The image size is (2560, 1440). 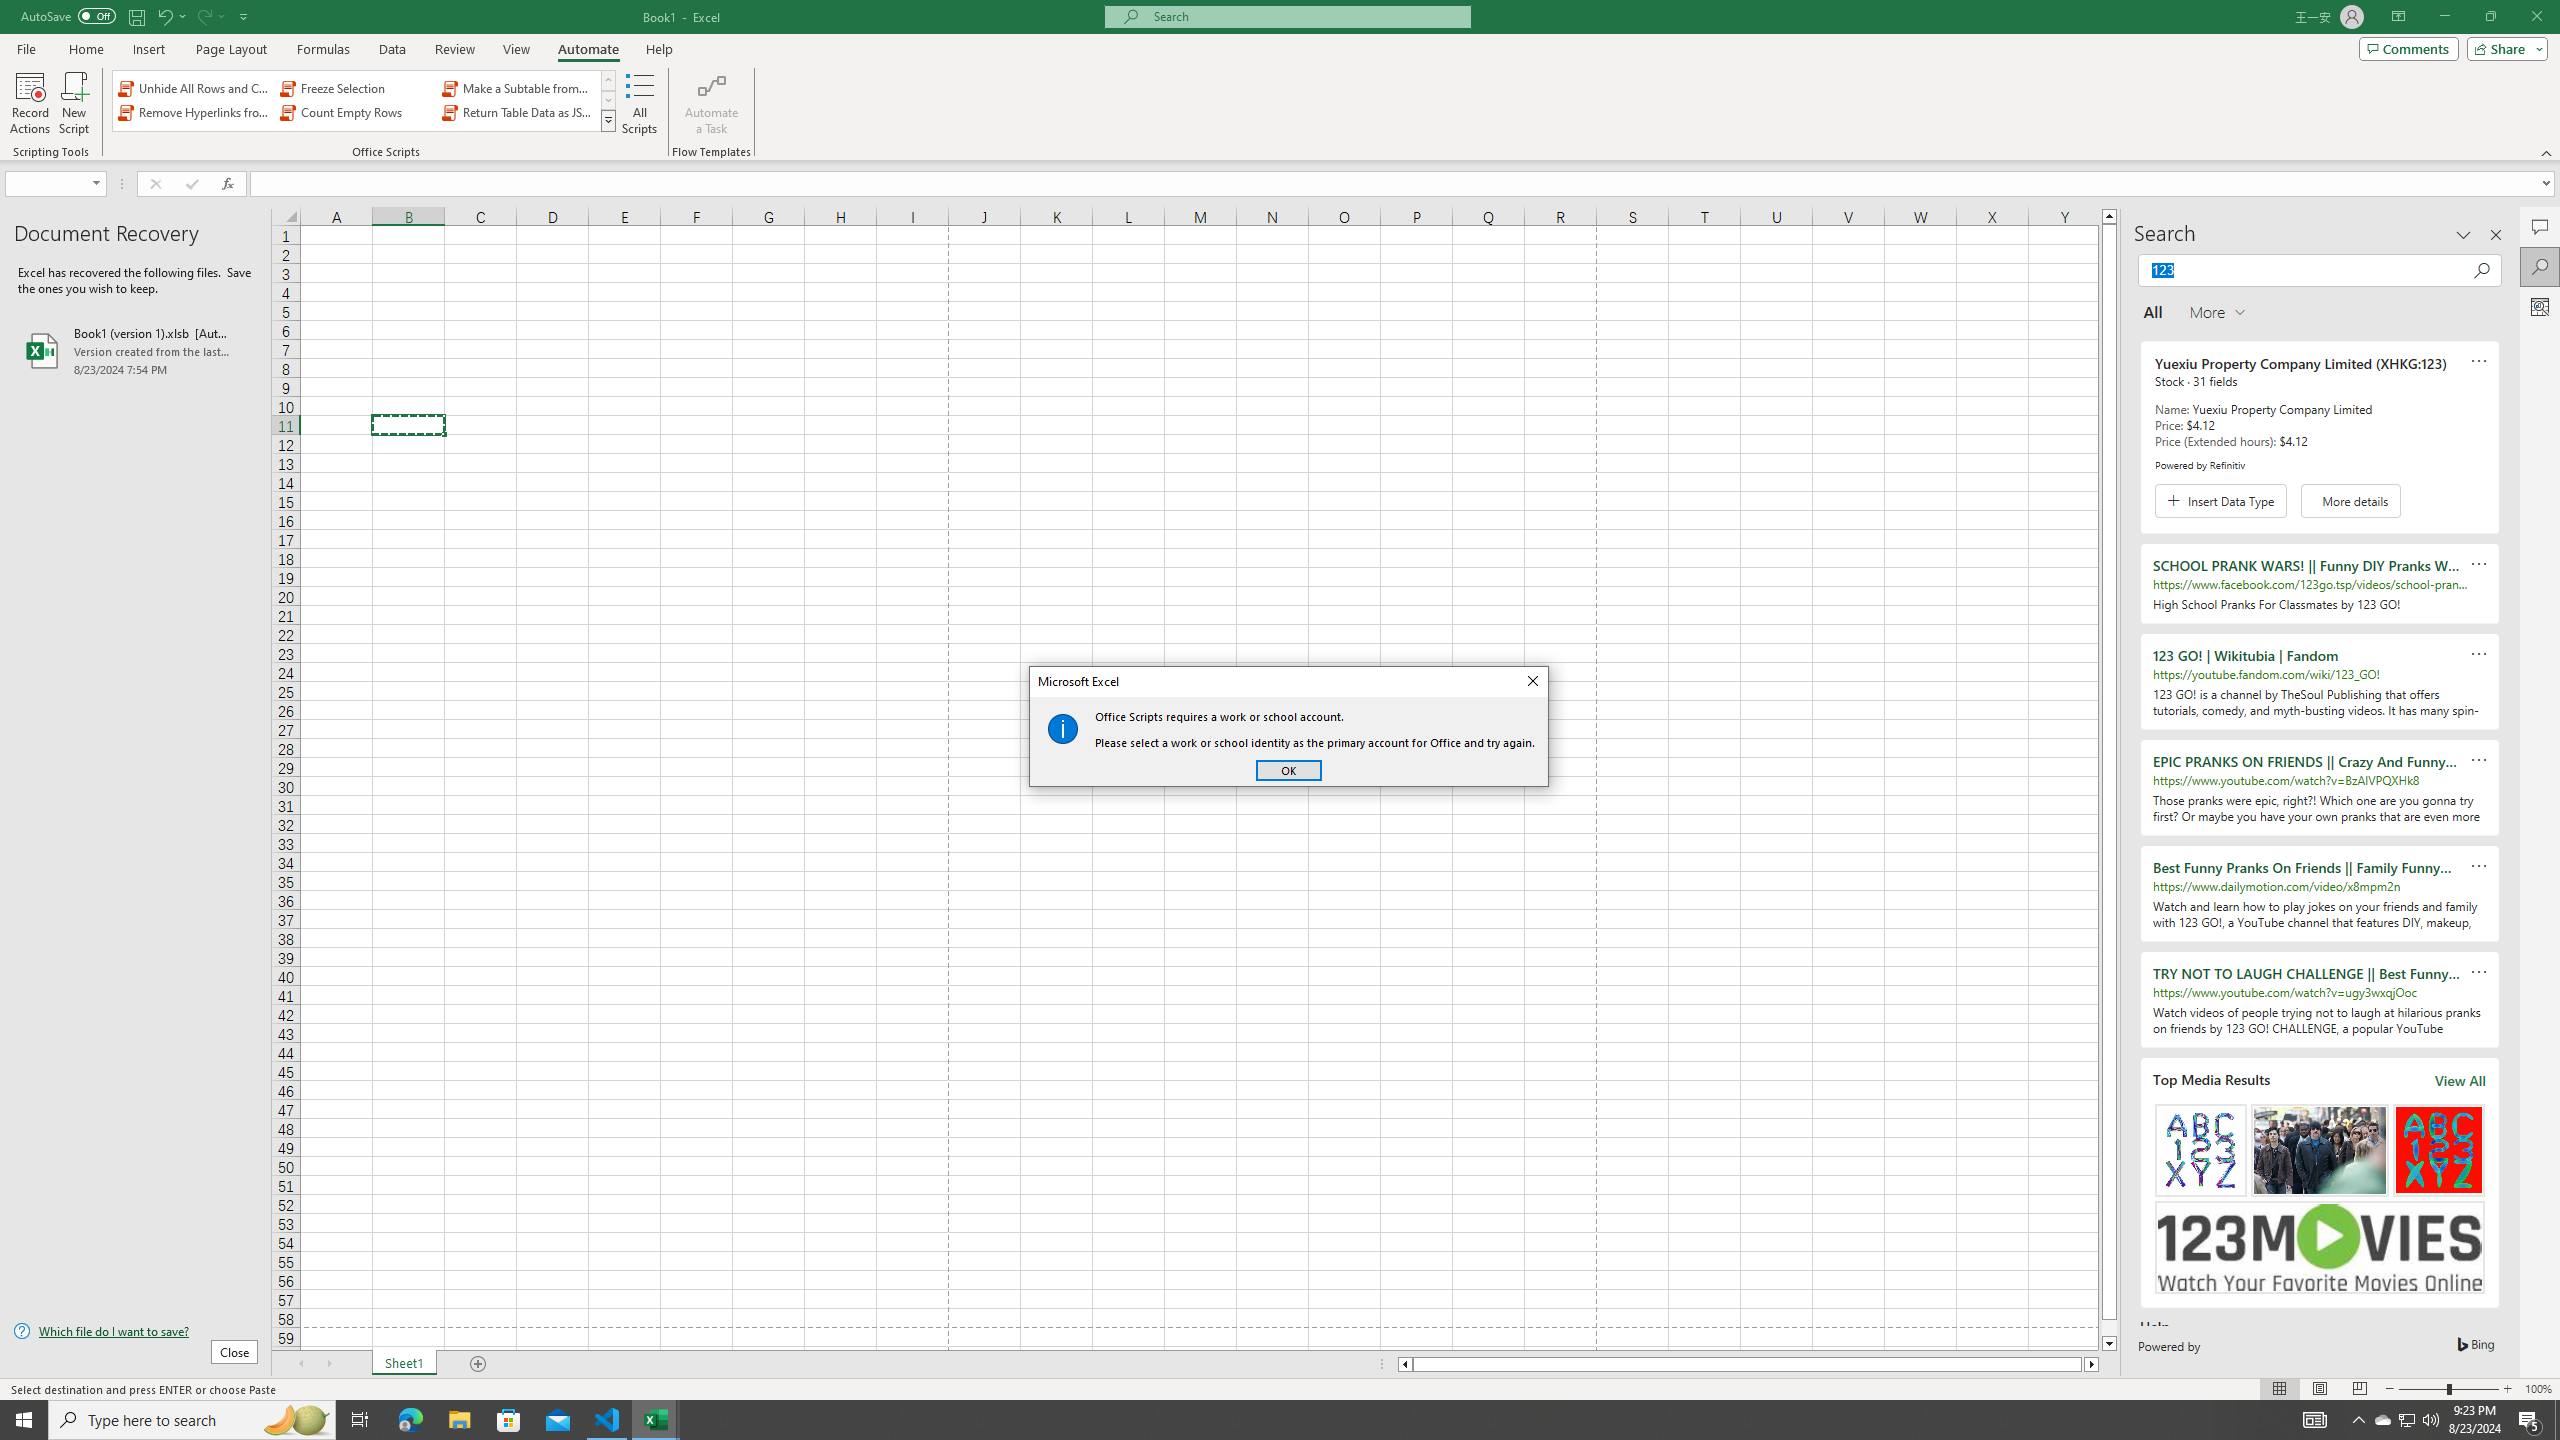 I want to click on 'Sheet1', so click(x=403, y=1363).